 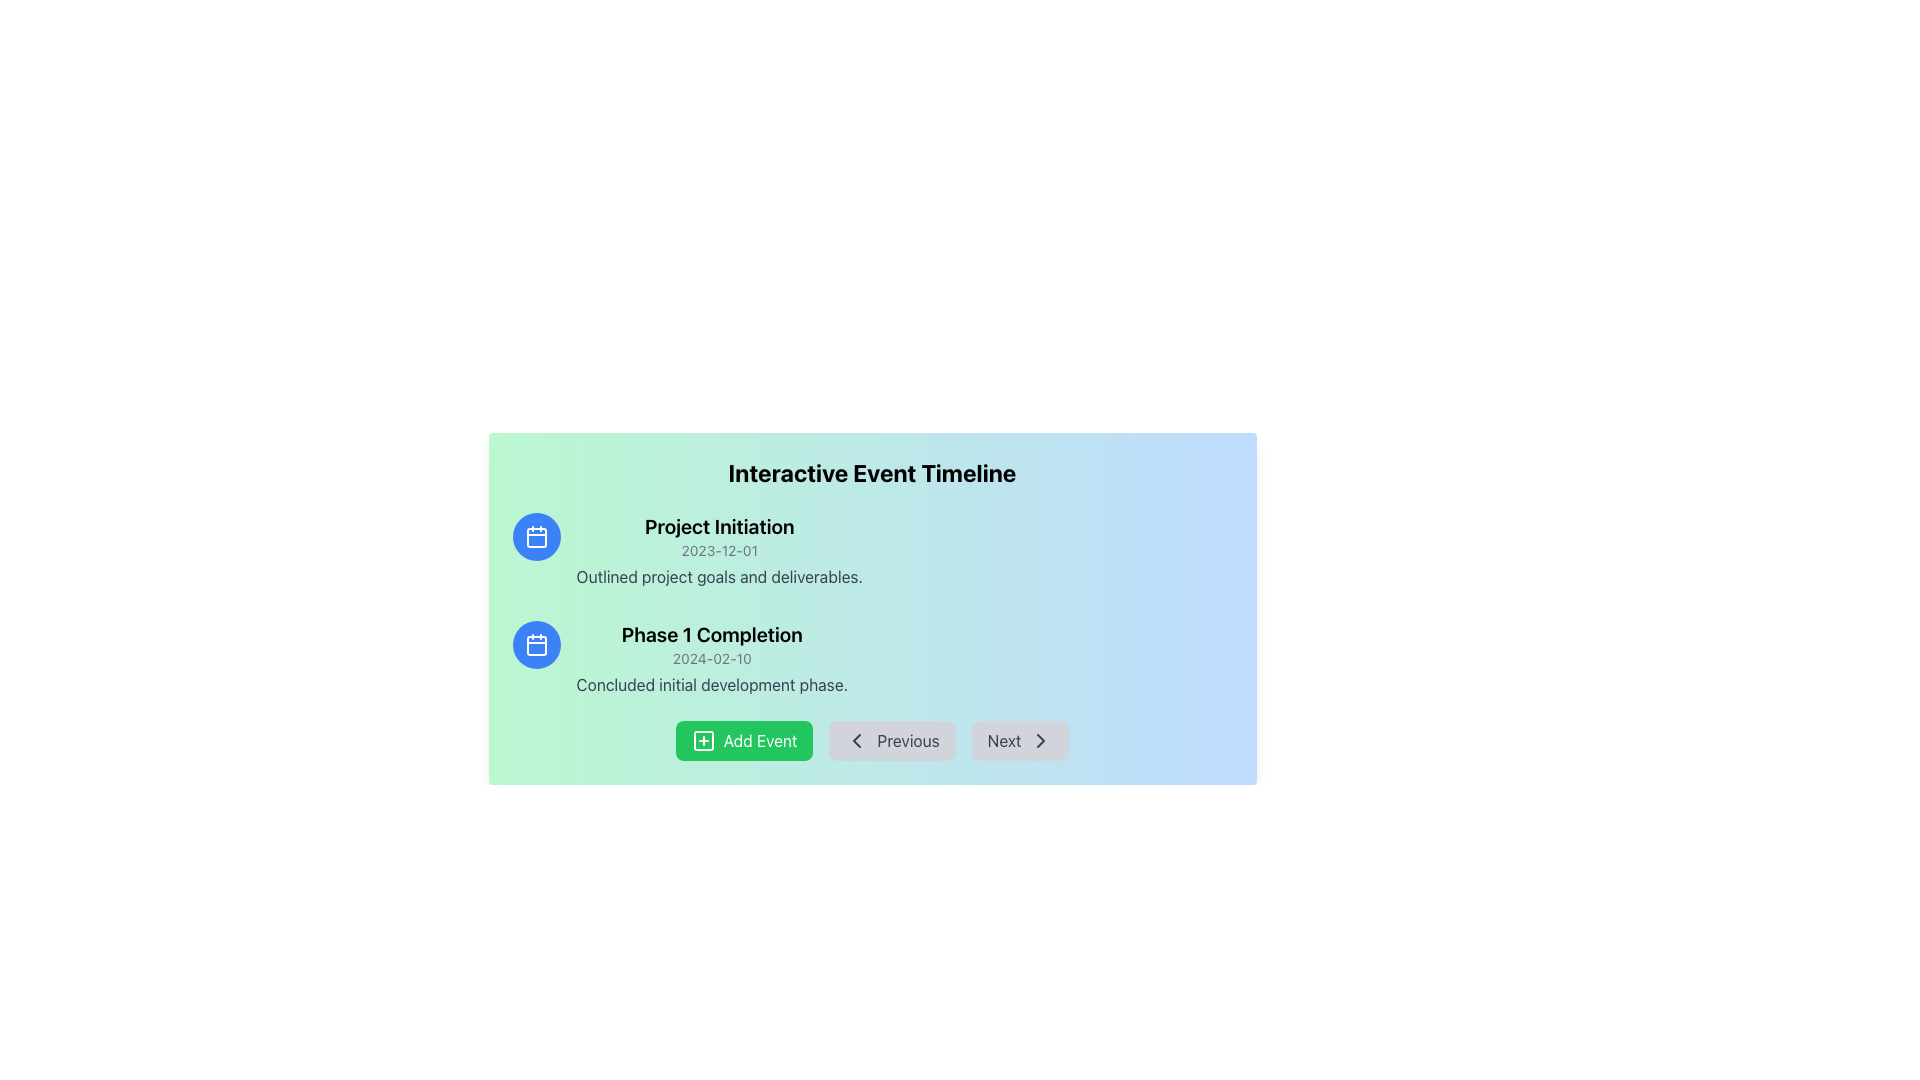 I want to click on the first calendar-like icon with a blue background in the 'Project Initiation' section, so click(x=536, y=535).